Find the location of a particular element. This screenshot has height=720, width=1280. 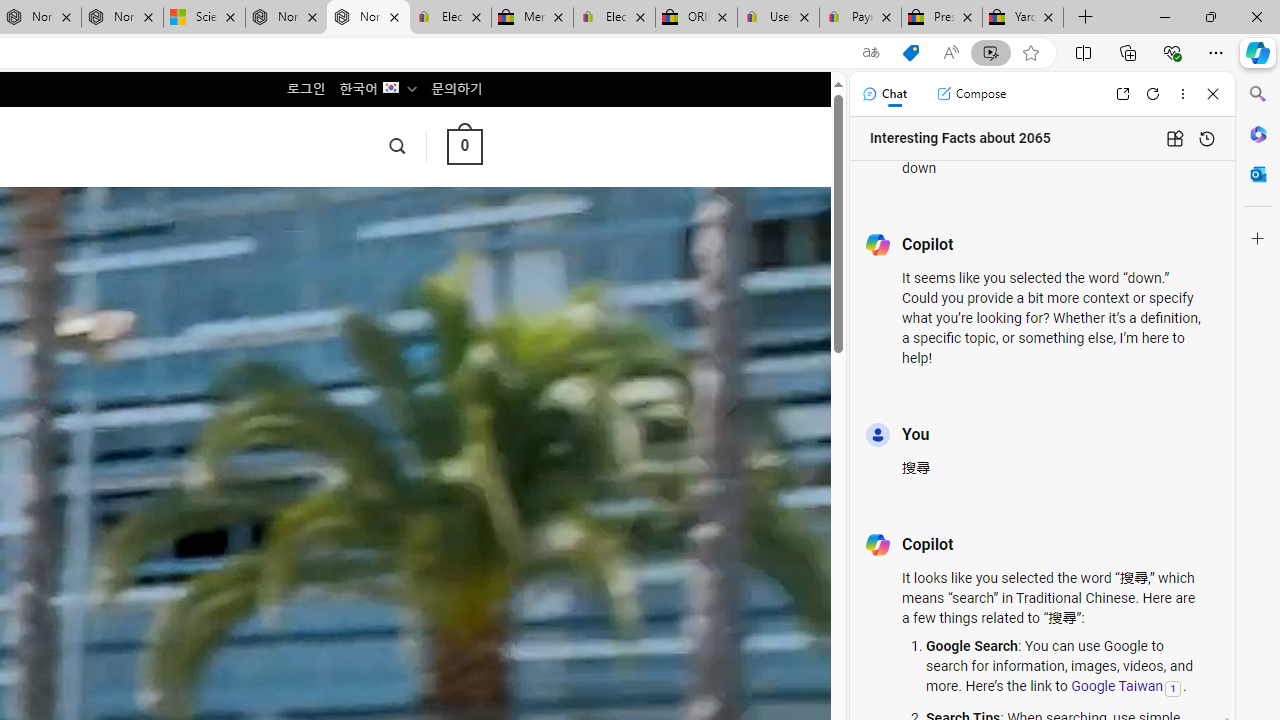

'Chat' is located at coordinates (883, 93).